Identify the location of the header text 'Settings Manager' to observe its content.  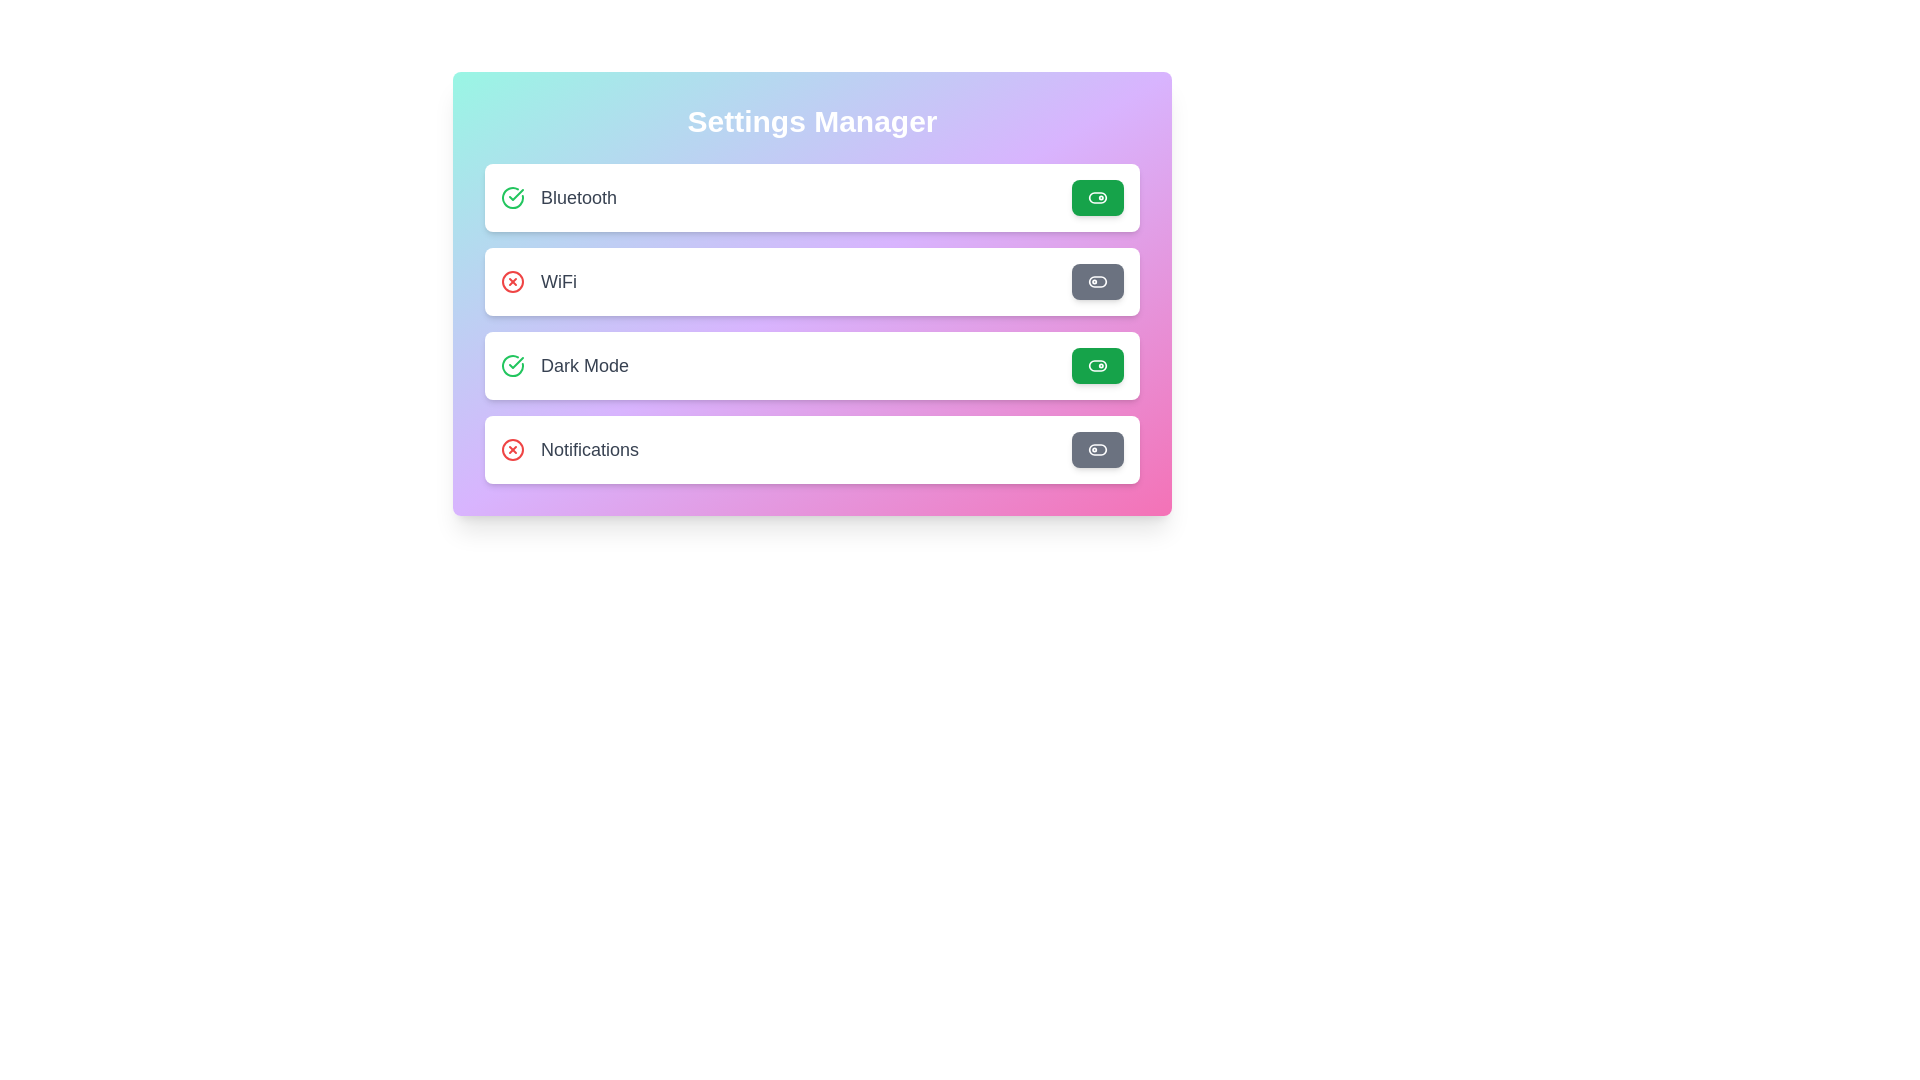
(812, 122).